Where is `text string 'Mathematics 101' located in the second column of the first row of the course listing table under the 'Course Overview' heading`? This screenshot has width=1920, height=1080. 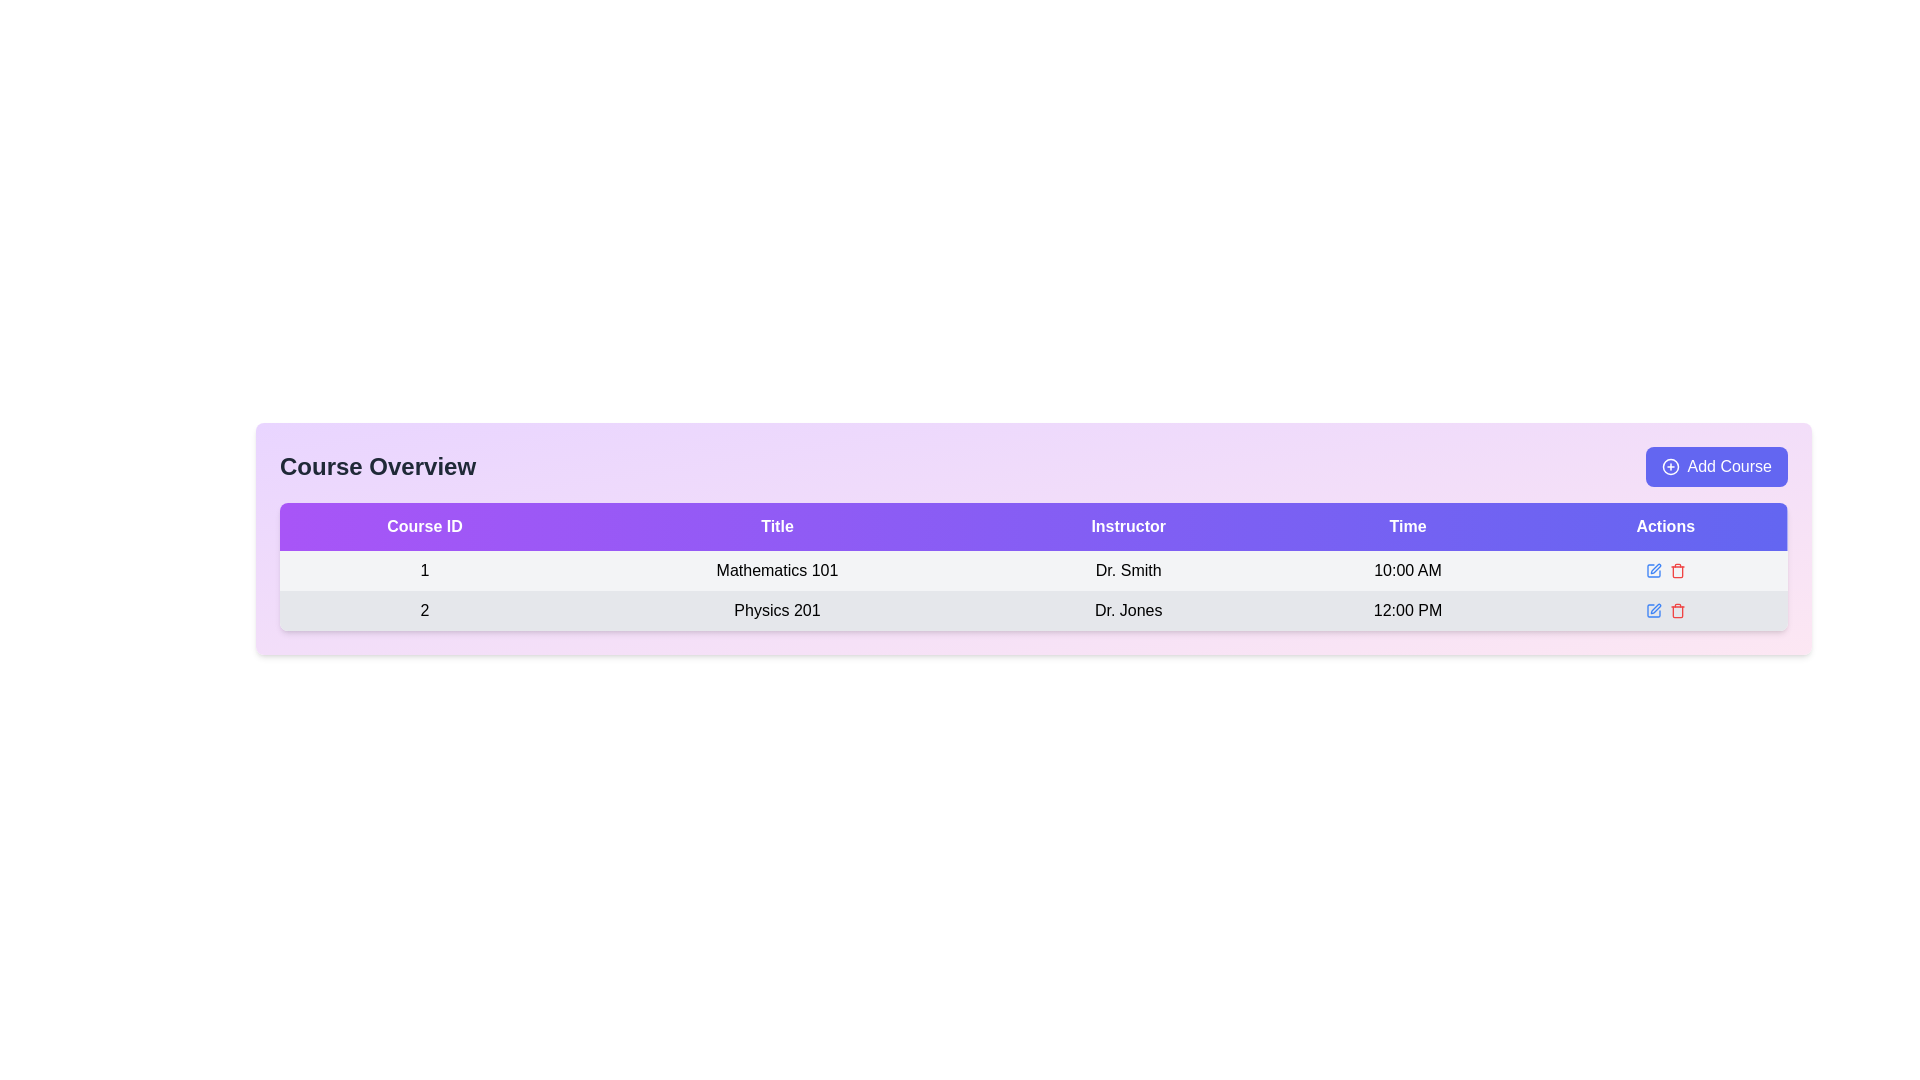 text string 'Mathematics 101' located in the second column of the first row of the course listing table under the 'Course Overview' heading is located at coordinates (776, 570).